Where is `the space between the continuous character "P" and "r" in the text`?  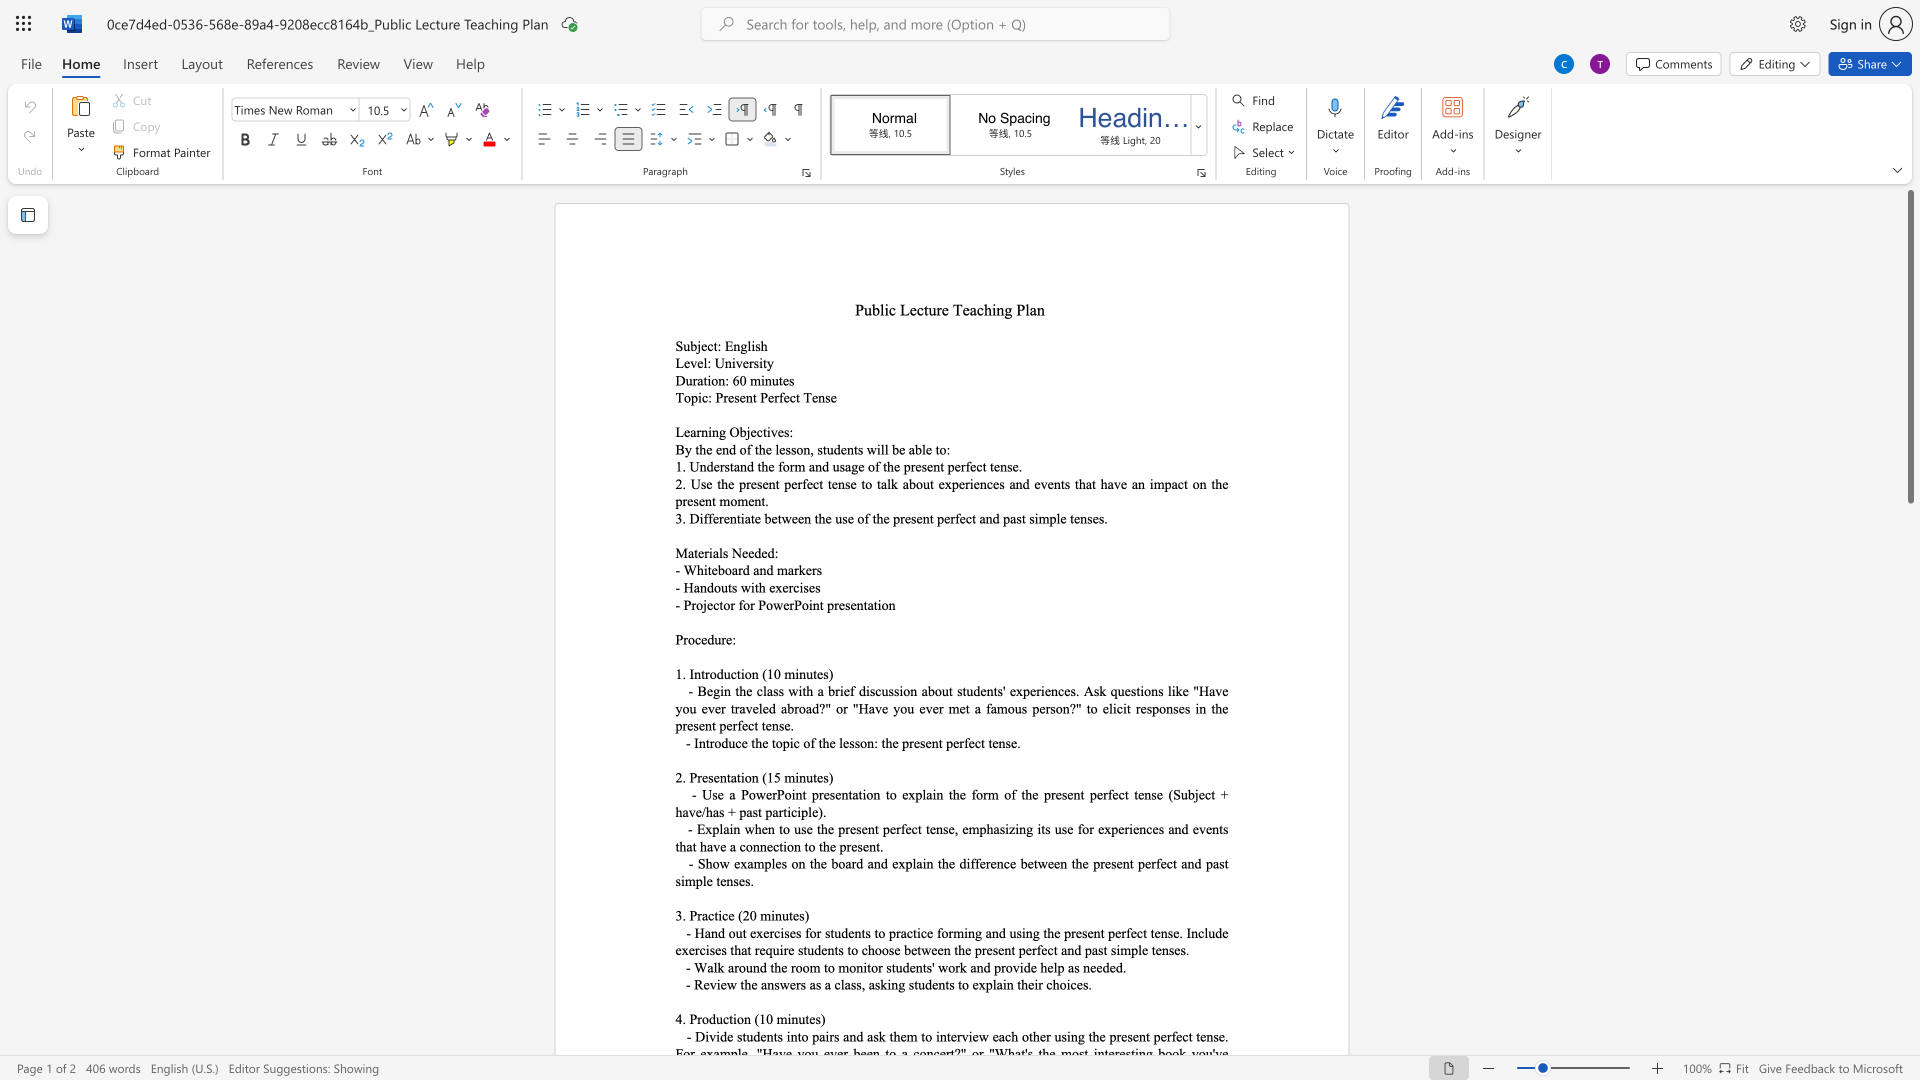 the space between the continuous character "P" and "r" in the text is located at coordinates (696, 776).